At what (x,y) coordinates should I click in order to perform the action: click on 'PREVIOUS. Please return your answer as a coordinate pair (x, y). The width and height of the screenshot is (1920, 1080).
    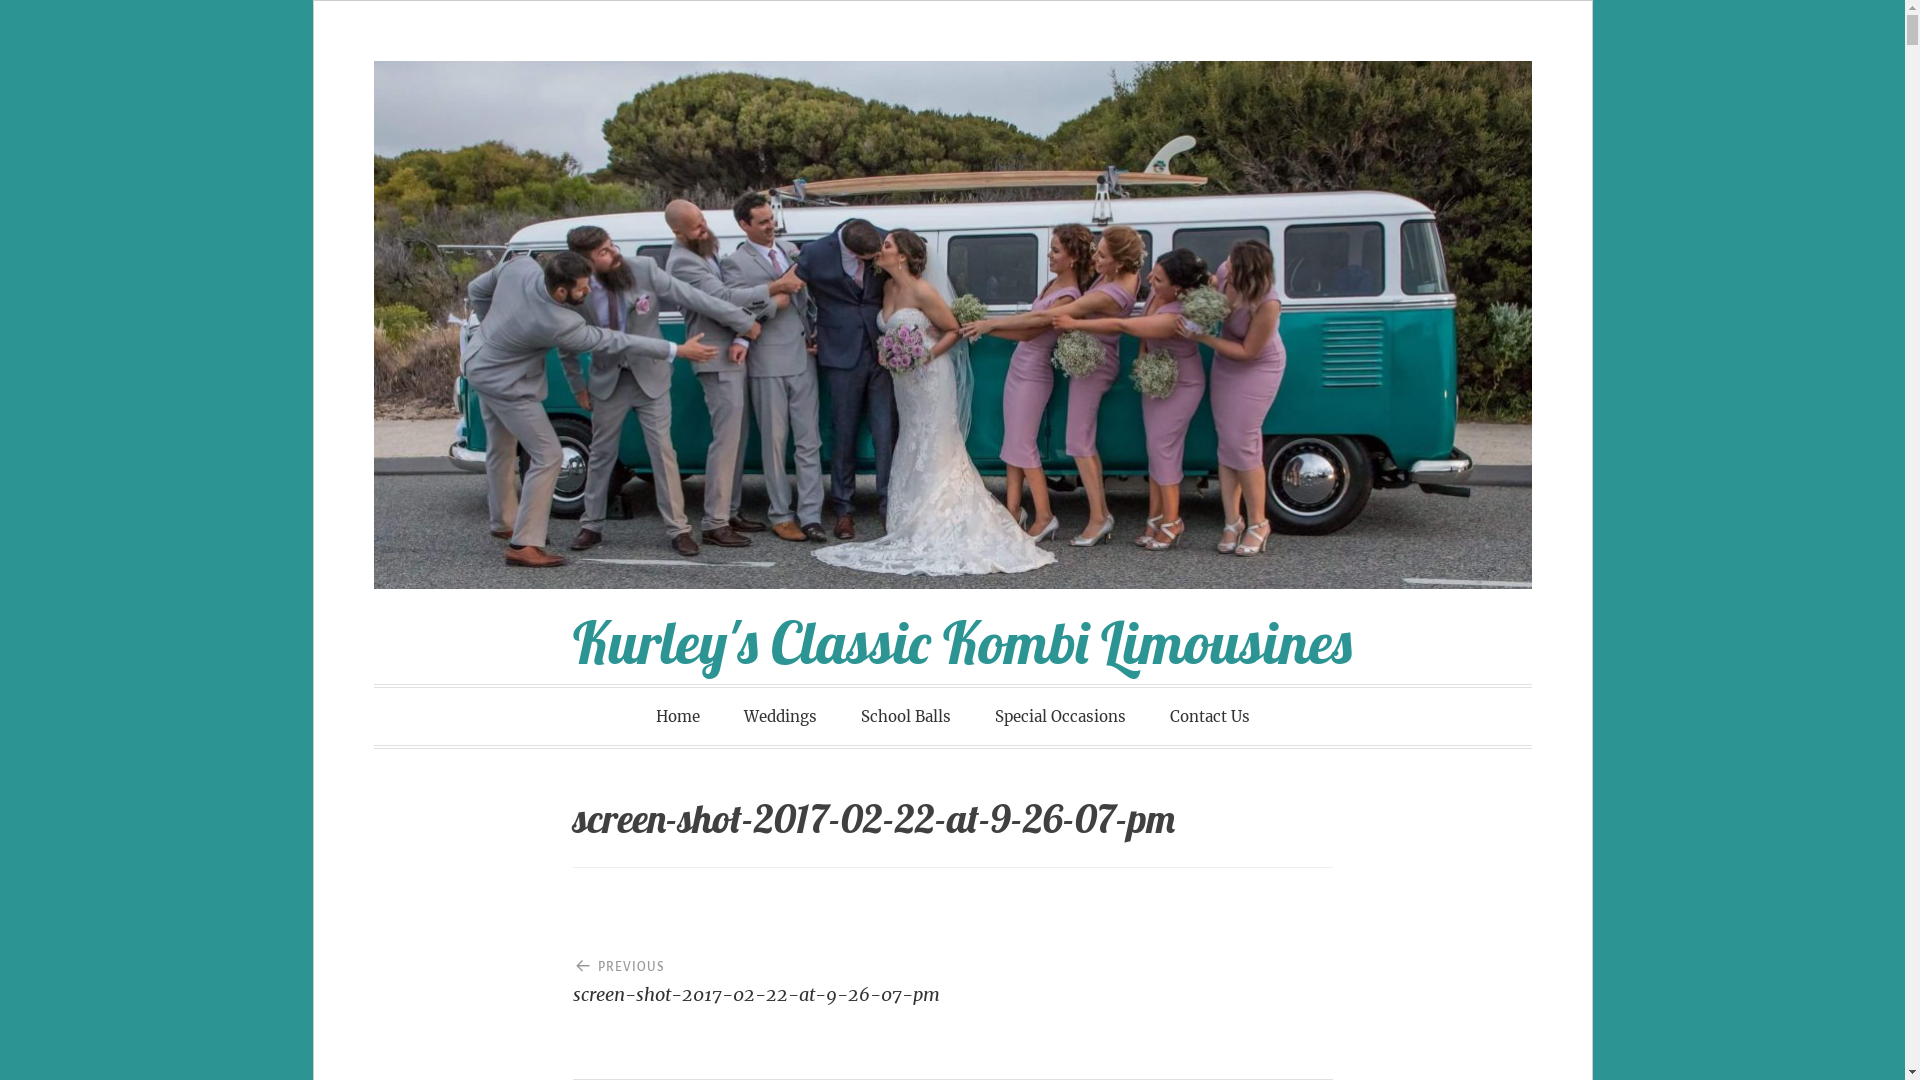
    Looking at the image, I should click on (761, 971).